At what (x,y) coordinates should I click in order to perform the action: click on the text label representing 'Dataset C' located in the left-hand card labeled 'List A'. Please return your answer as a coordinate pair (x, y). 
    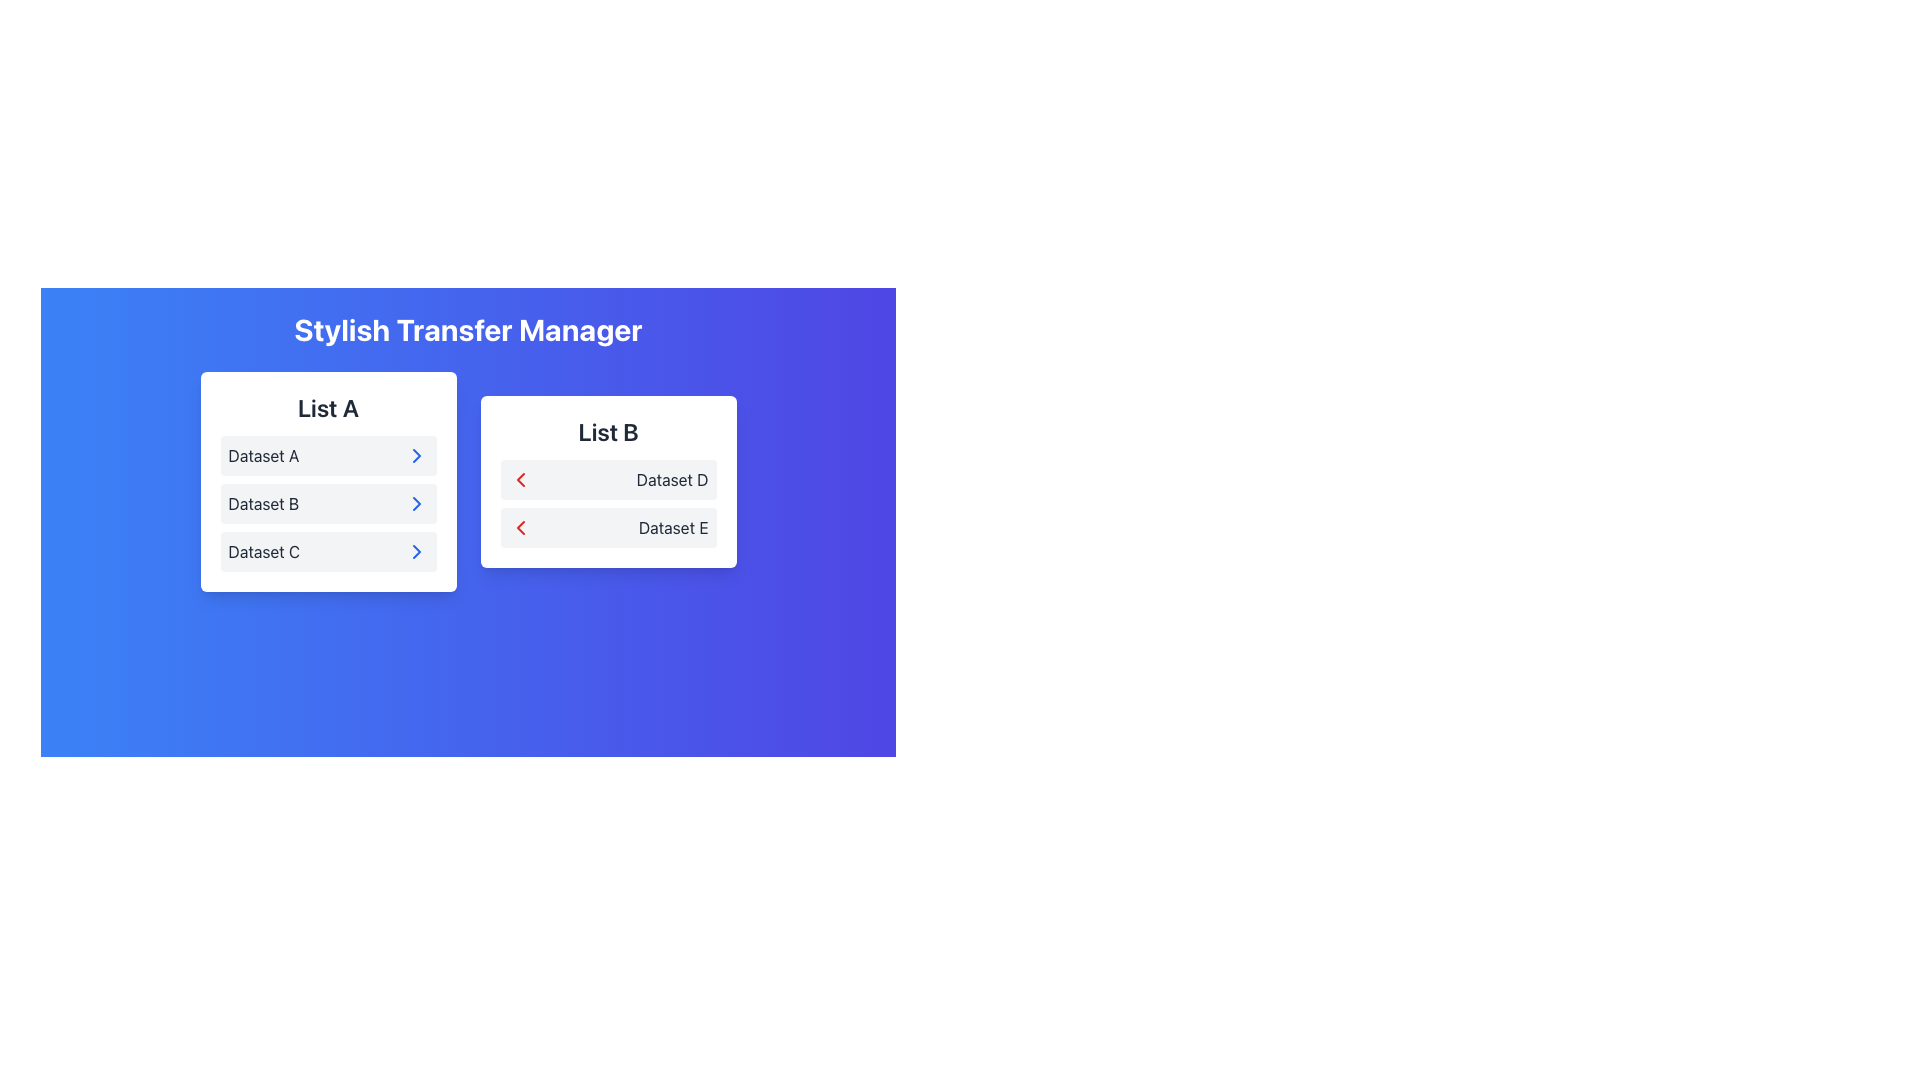
    Looking at the image, I should click on (263, 551).